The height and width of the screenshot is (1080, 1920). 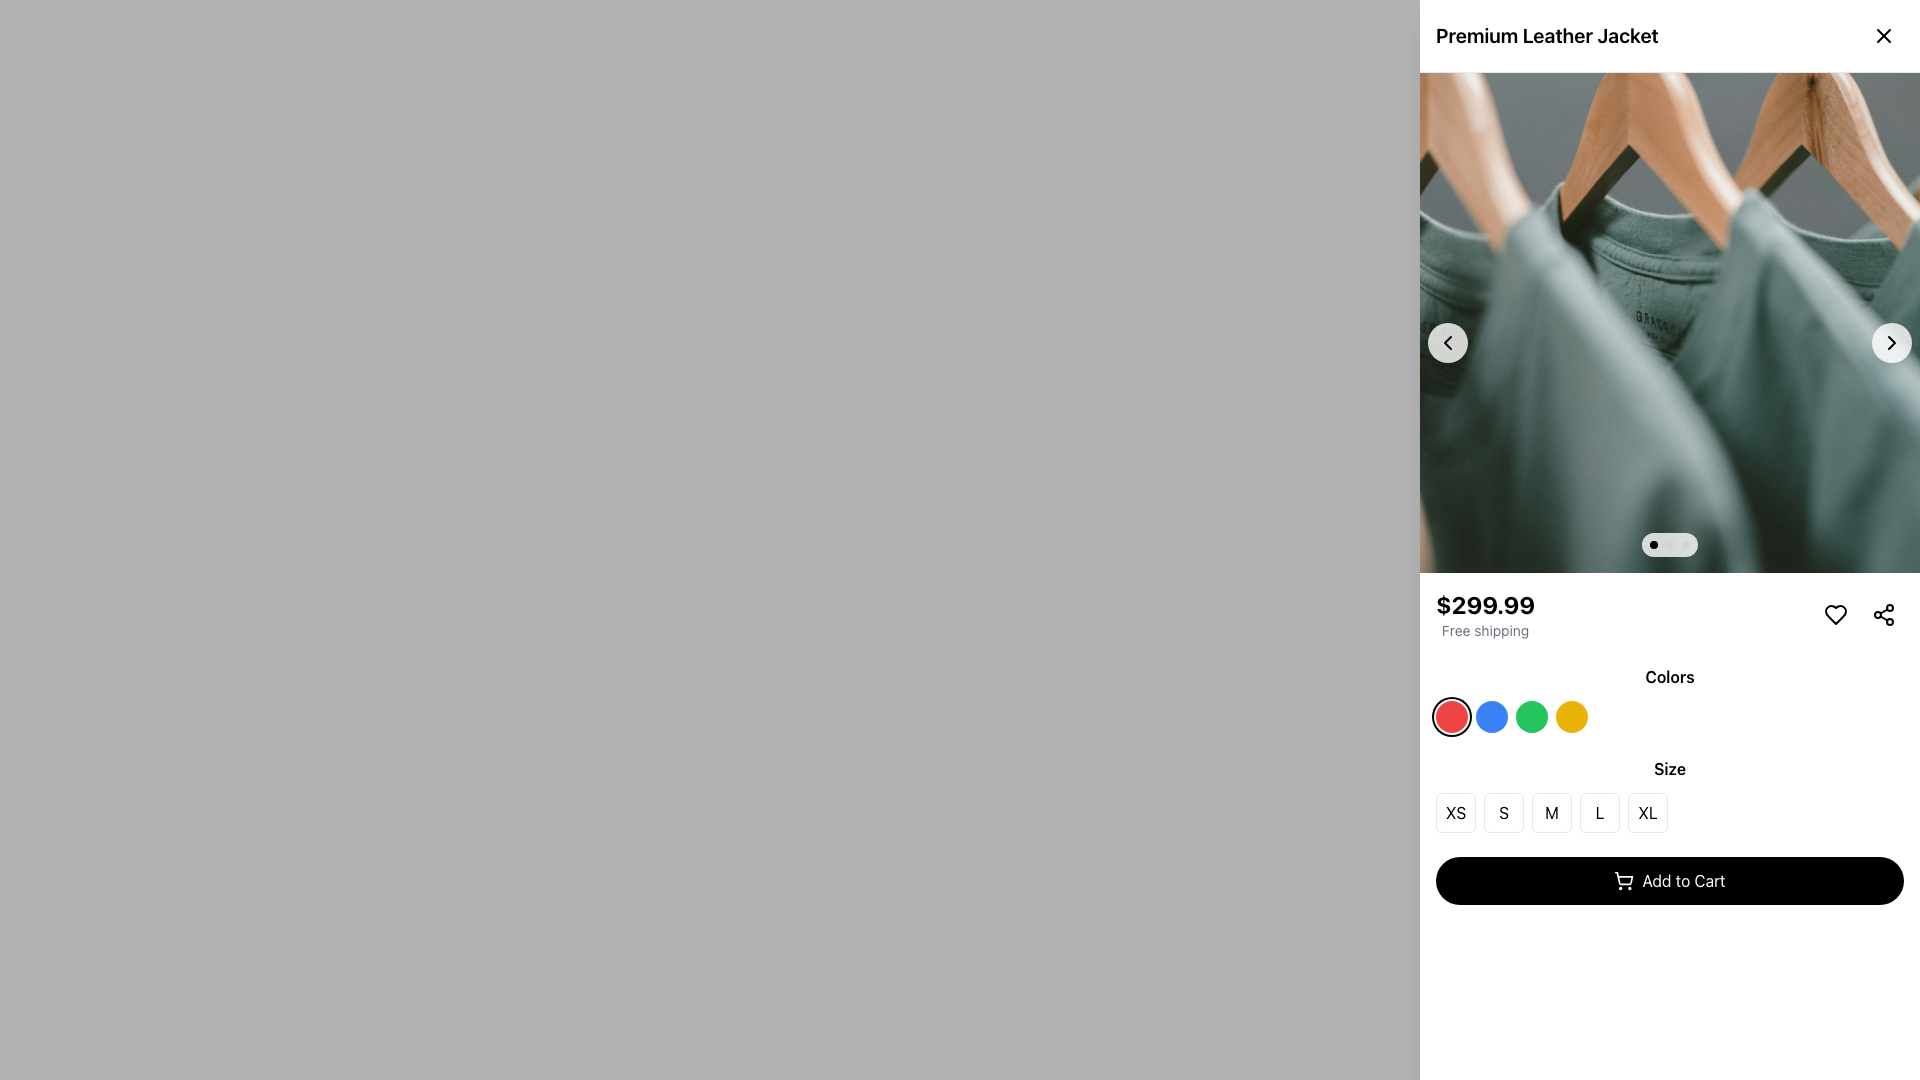 What do you see at coordinates (1530, 716) in the screenshot?
I see `the third color selection icon for the green color option, located under the 'Colors' label and above the size selectors` at bounding box center [1530, 716].